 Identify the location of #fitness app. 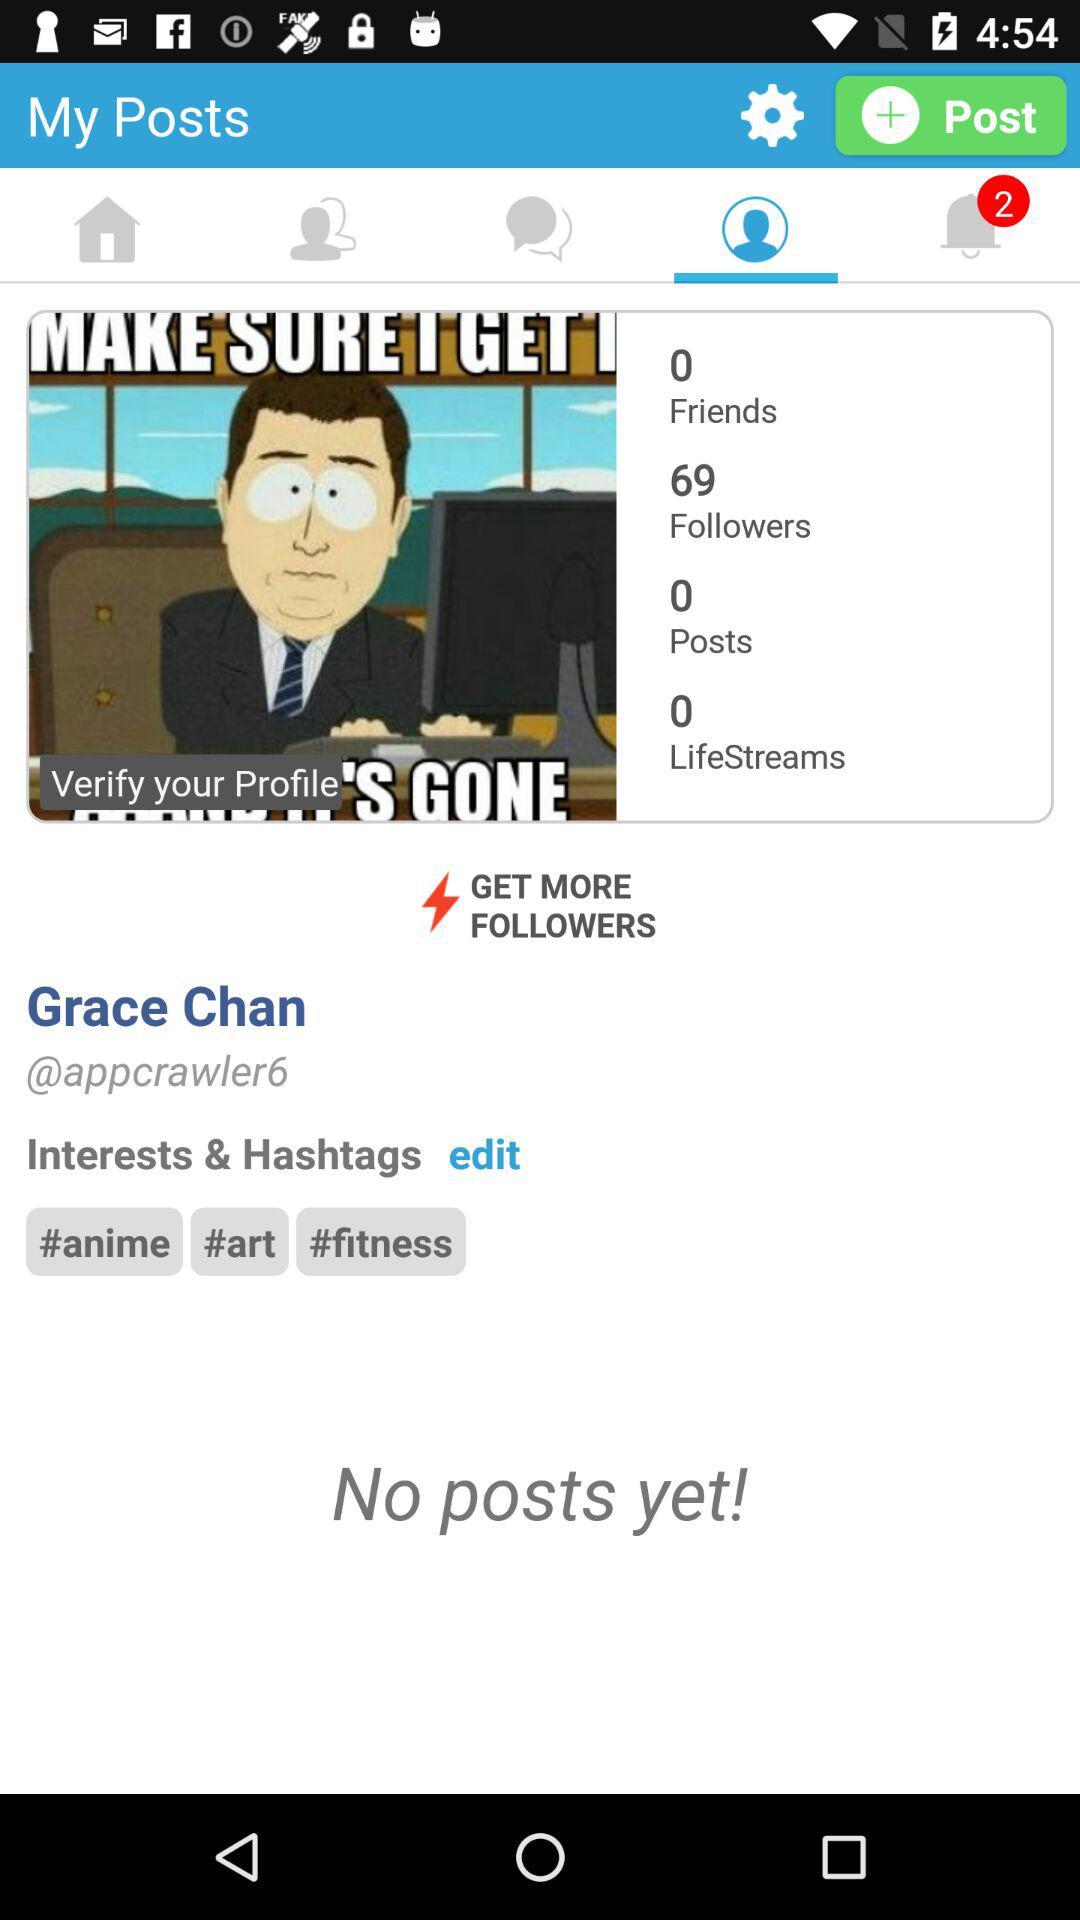
(381, 1240).